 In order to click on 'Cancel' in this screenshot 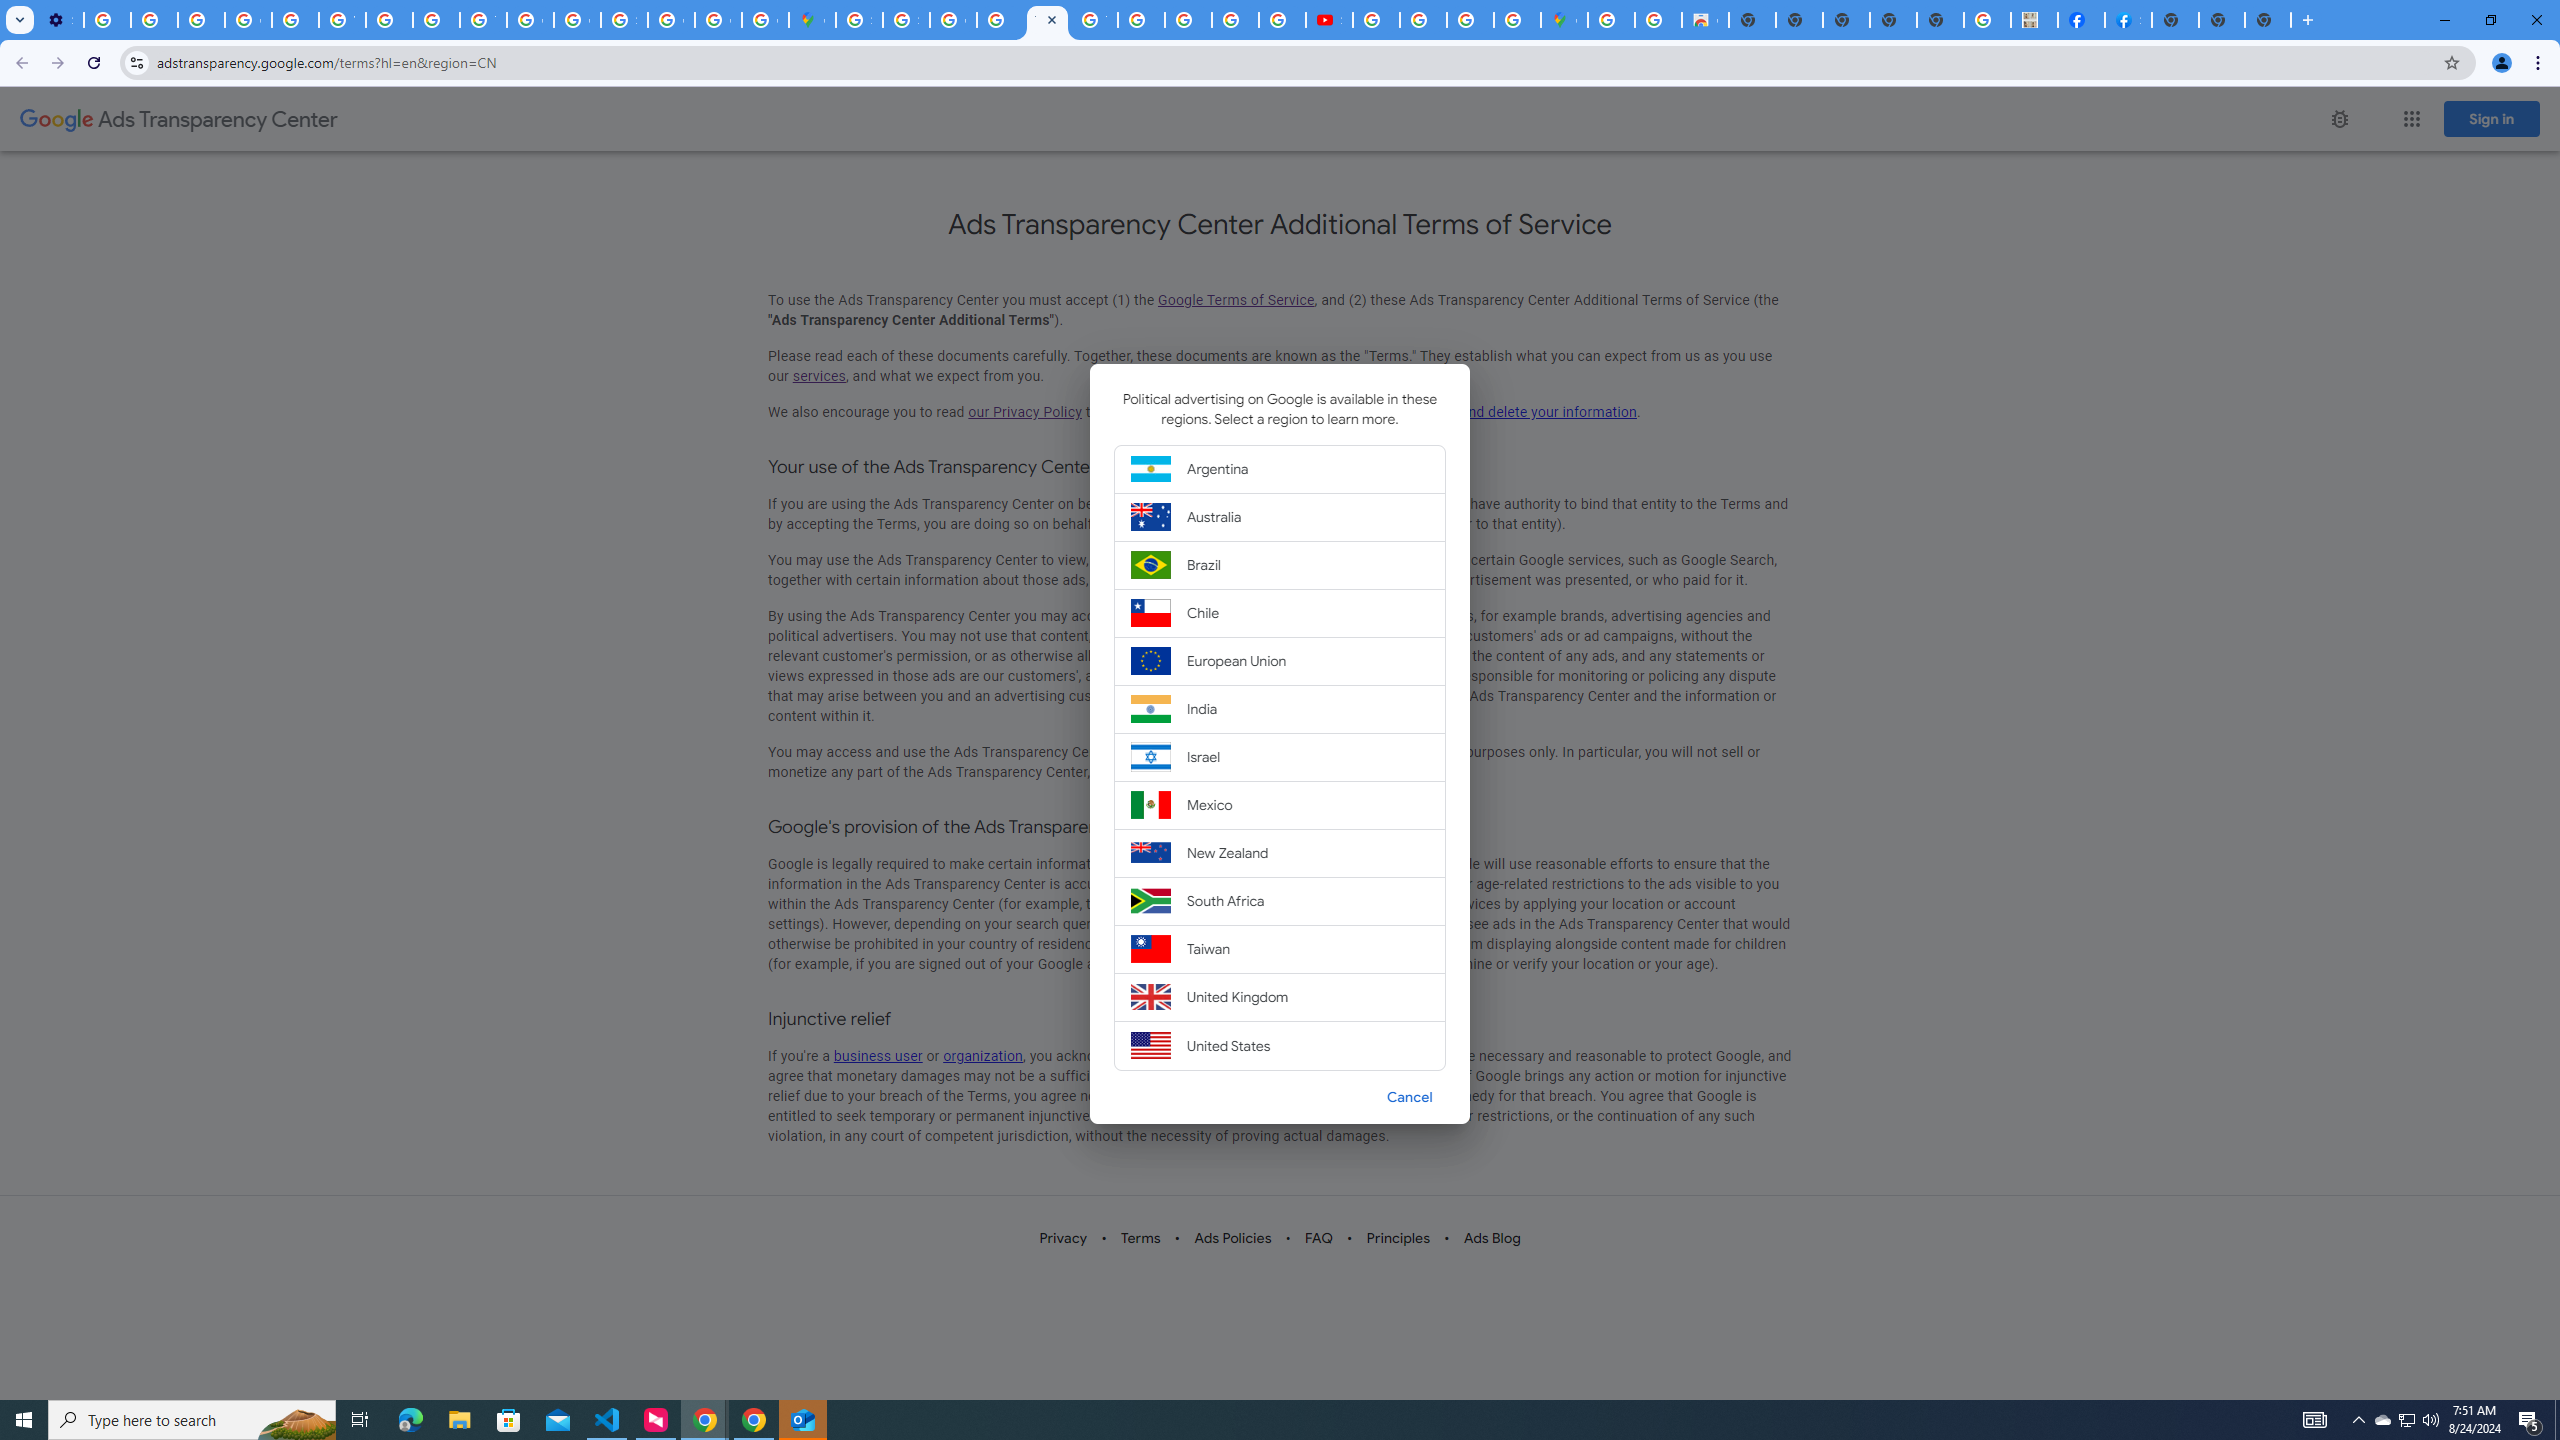, I will do `click(1409, 1095)`.